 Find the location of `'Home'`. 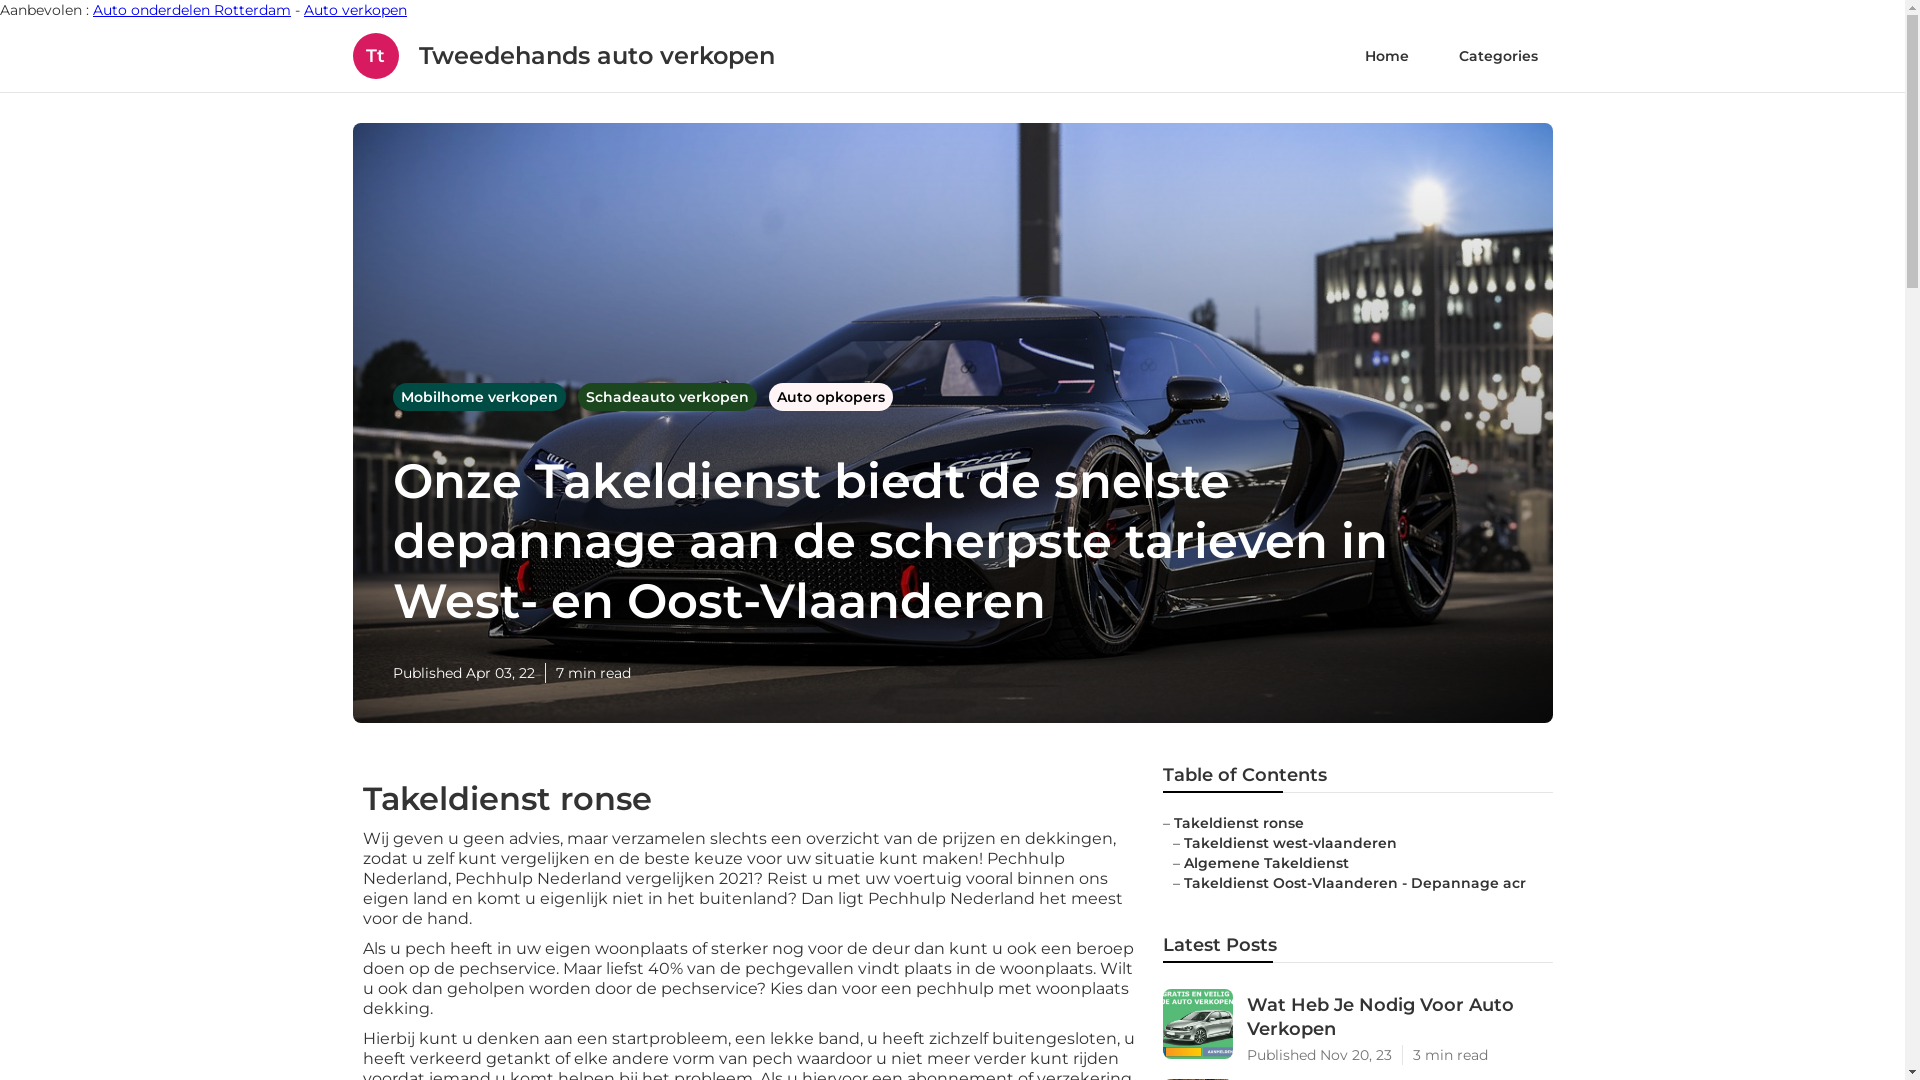

'Home' is located at coordinates (1386, 55).